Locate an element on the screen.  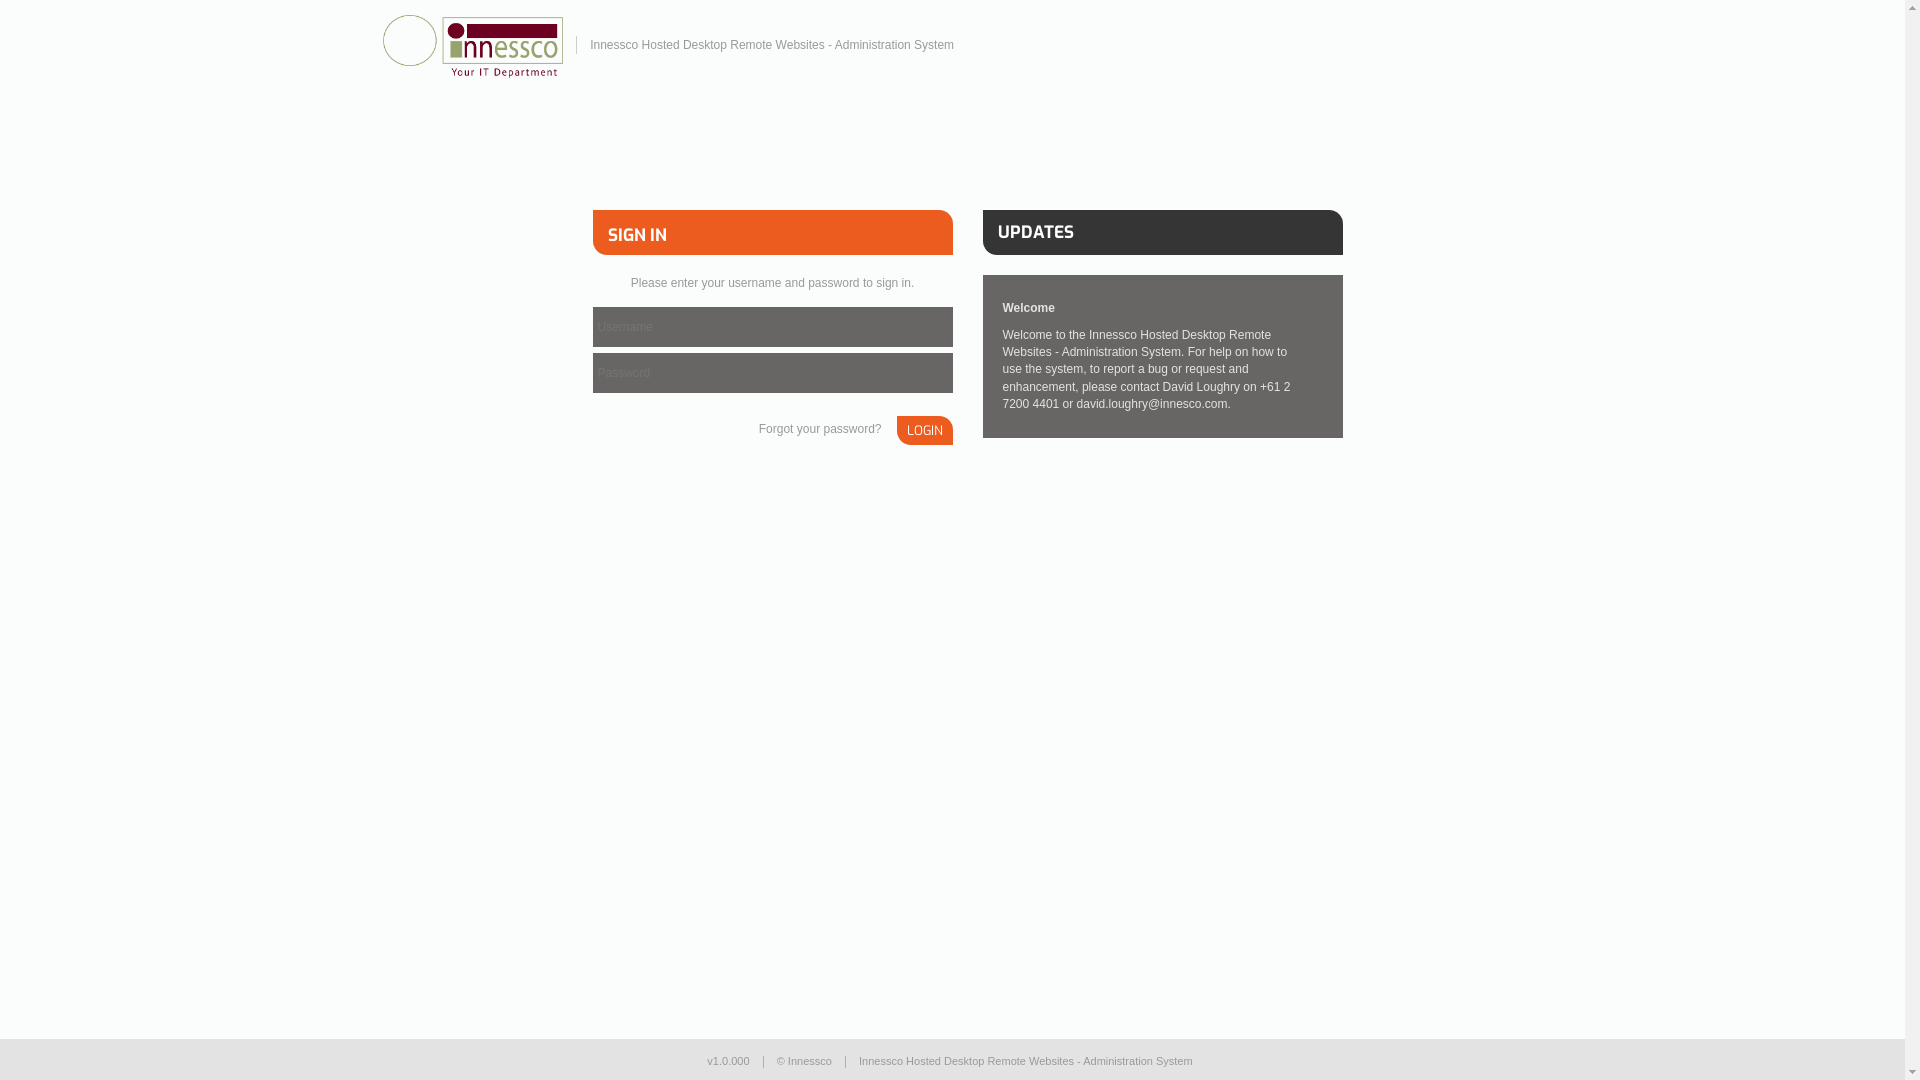
'LOGIN' is located at coordinates (895, 429).